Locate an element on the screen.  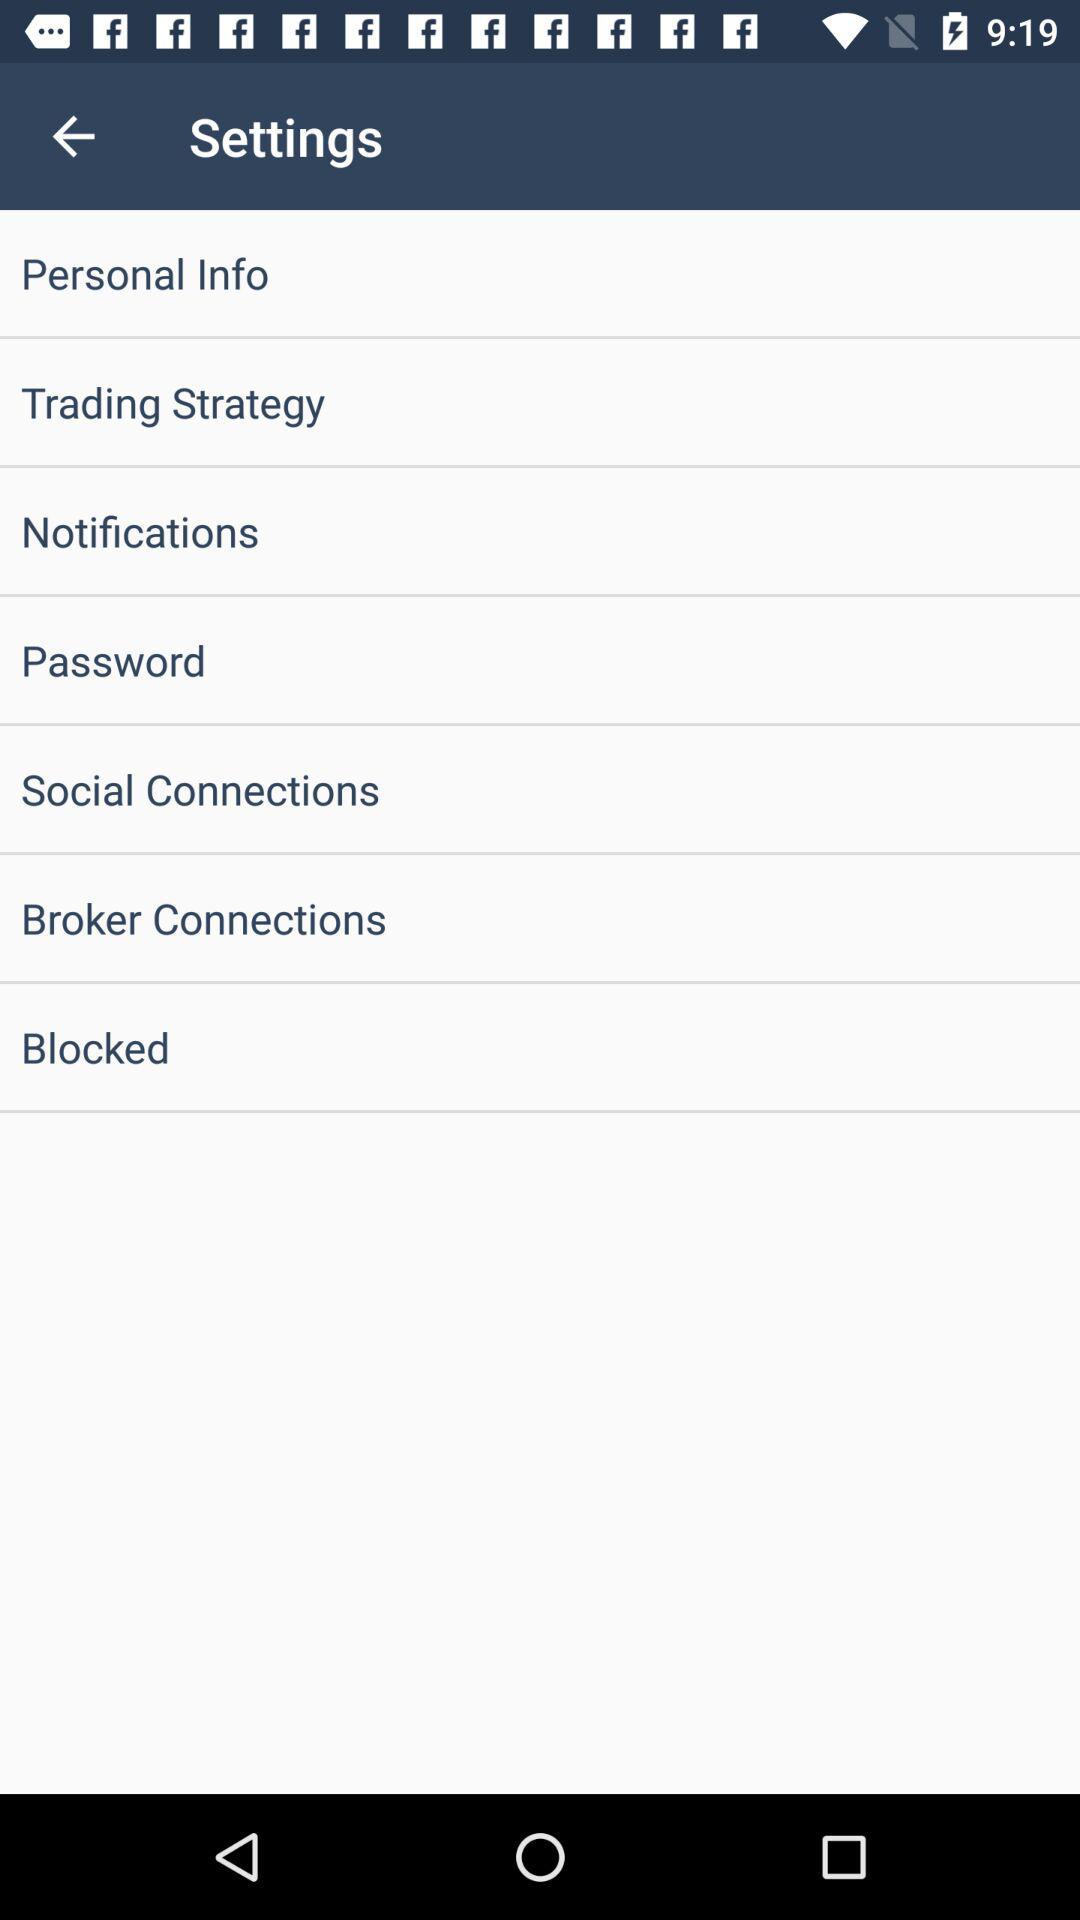
the icon below the social connections item is located at coordinates (540, 916).